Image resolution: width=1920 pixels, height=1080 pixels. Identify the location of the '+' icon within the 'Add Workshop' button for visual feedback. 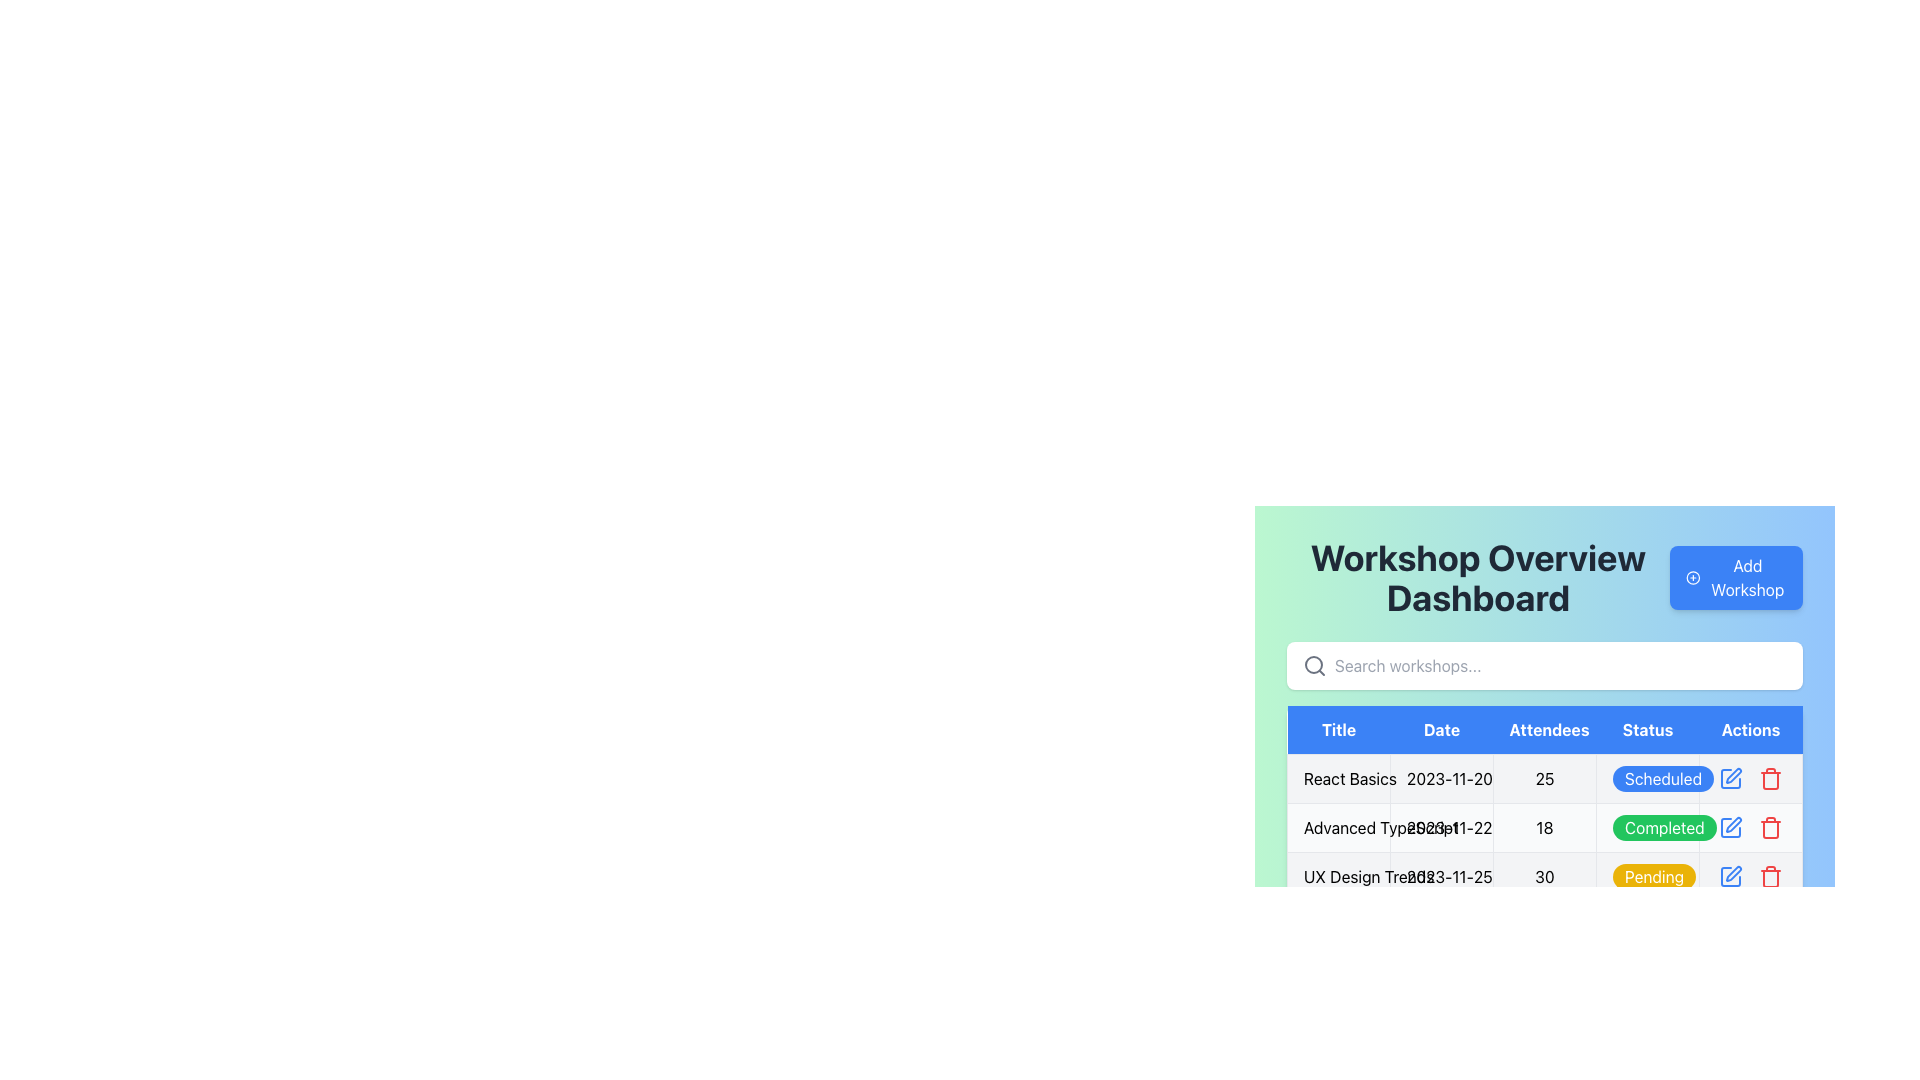
(1692, 578).